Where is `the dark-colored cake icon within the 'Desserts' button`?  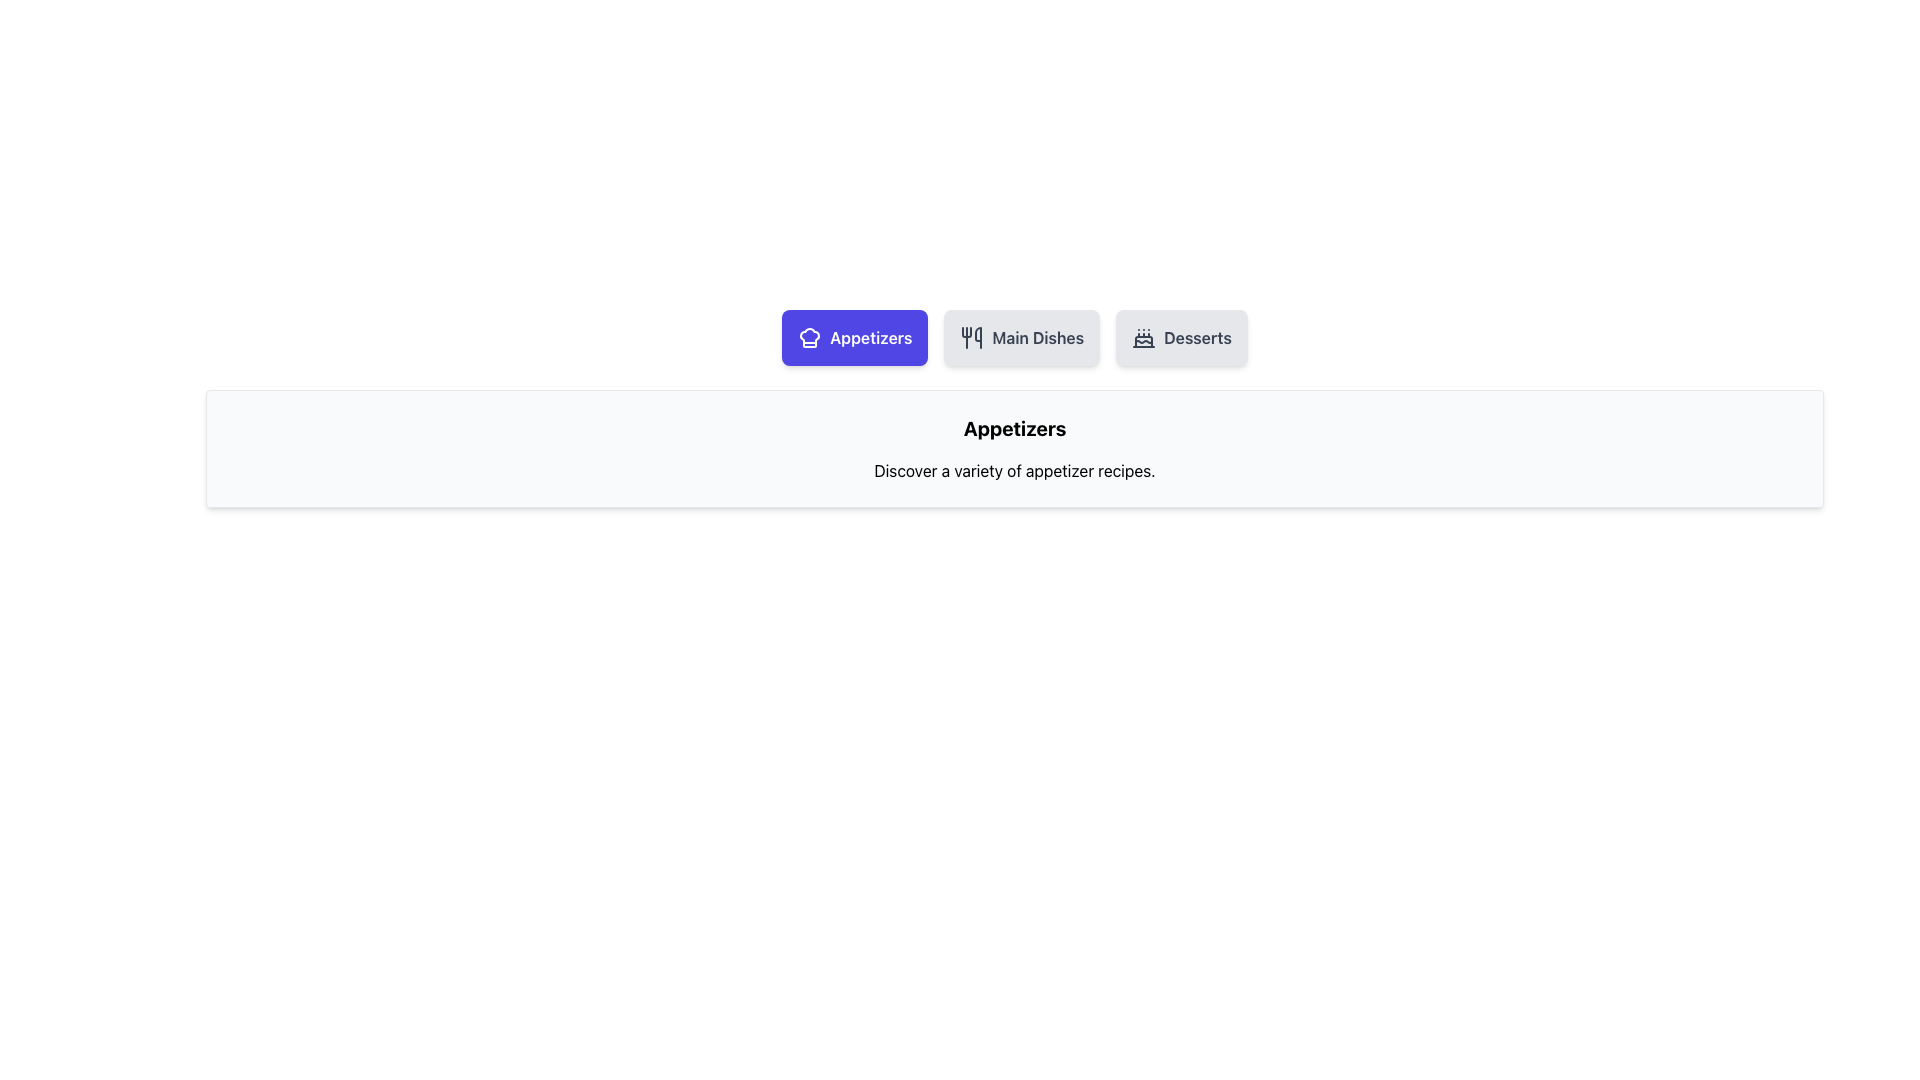
the dark-colored cake icon within the 'Desserts' button is located at coordinates (1144, 337).